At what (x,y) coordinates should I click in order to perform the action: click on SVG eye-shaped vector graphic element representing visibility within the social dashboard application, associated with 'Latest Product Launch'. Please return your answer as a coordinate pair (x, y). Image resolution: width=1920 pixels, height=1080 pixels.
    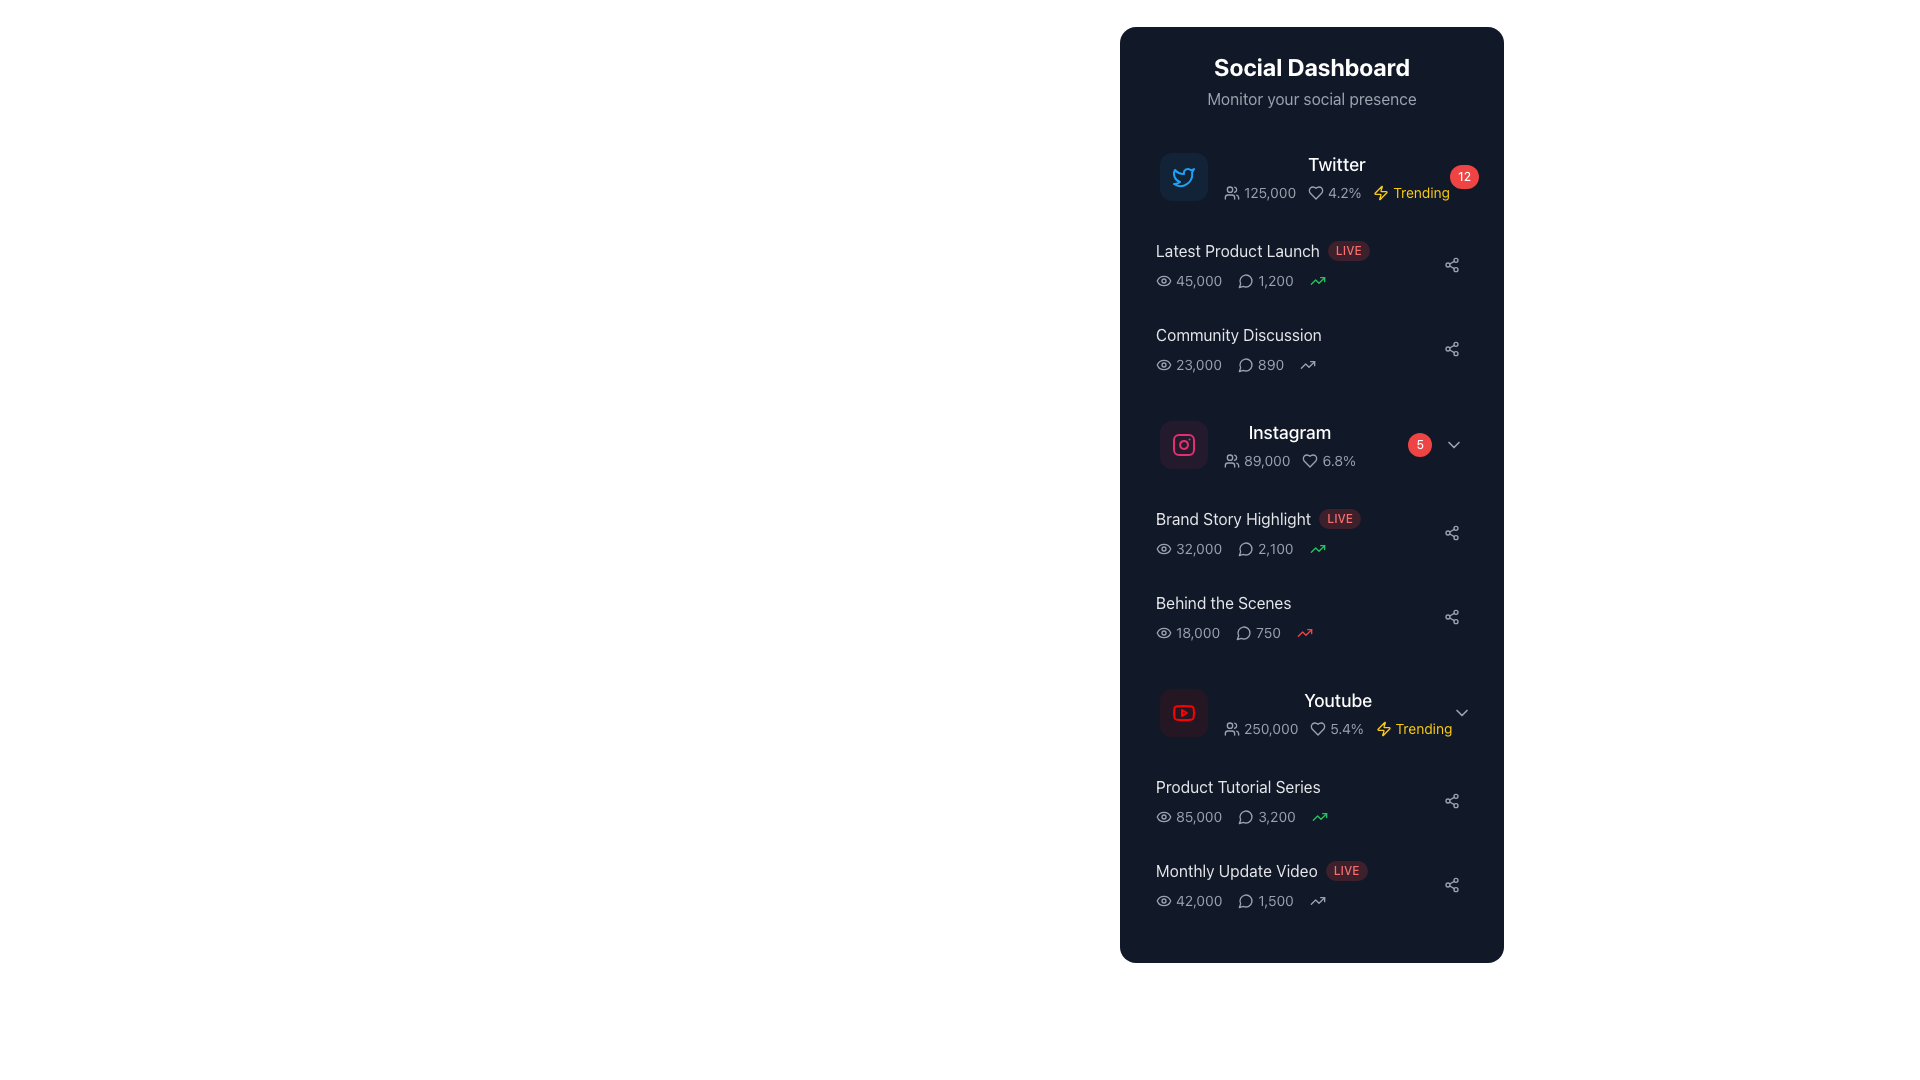
    Looking at the image, I should click on (1163, 548).